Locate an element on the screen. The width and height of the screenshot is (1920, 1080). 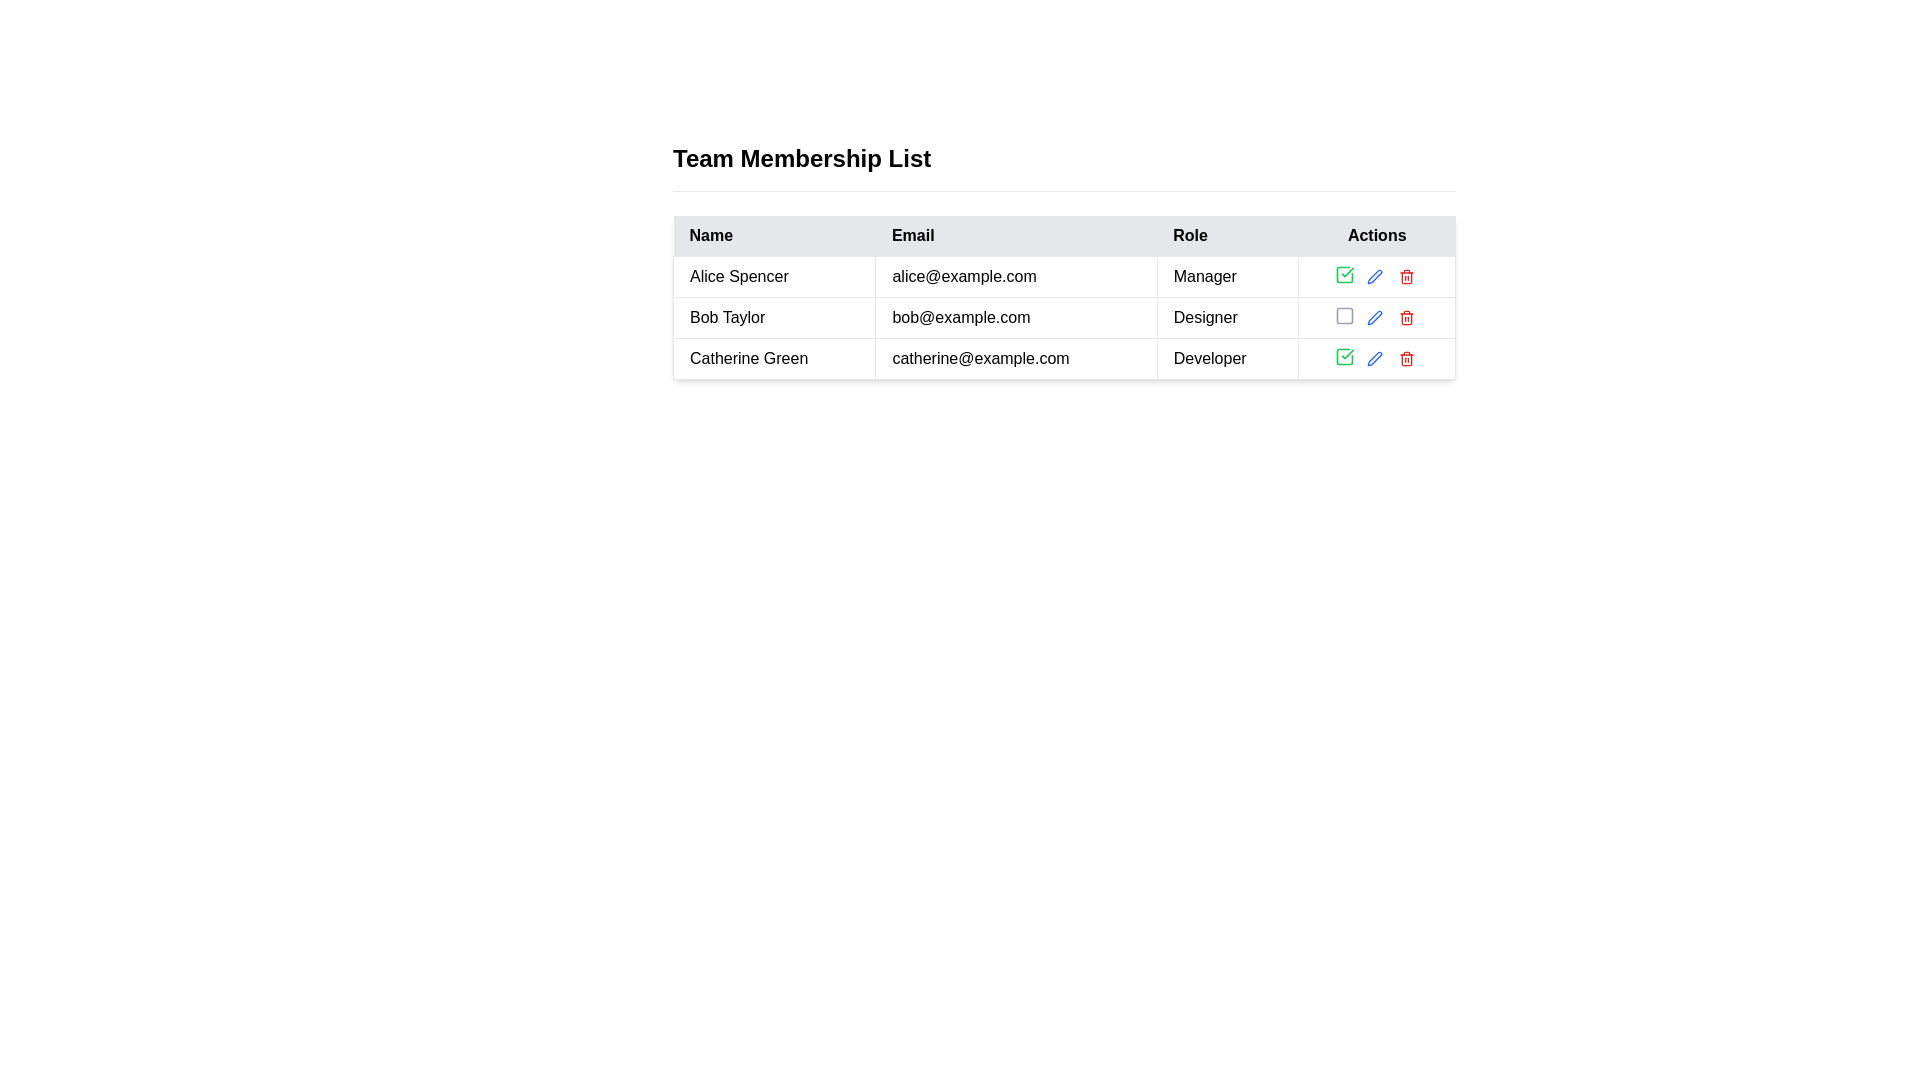
the green checkmark icon in the 'Actions' column for 'Catherine Green - Developer' to mark as completed or approved is located at coordinates (1376, 357).